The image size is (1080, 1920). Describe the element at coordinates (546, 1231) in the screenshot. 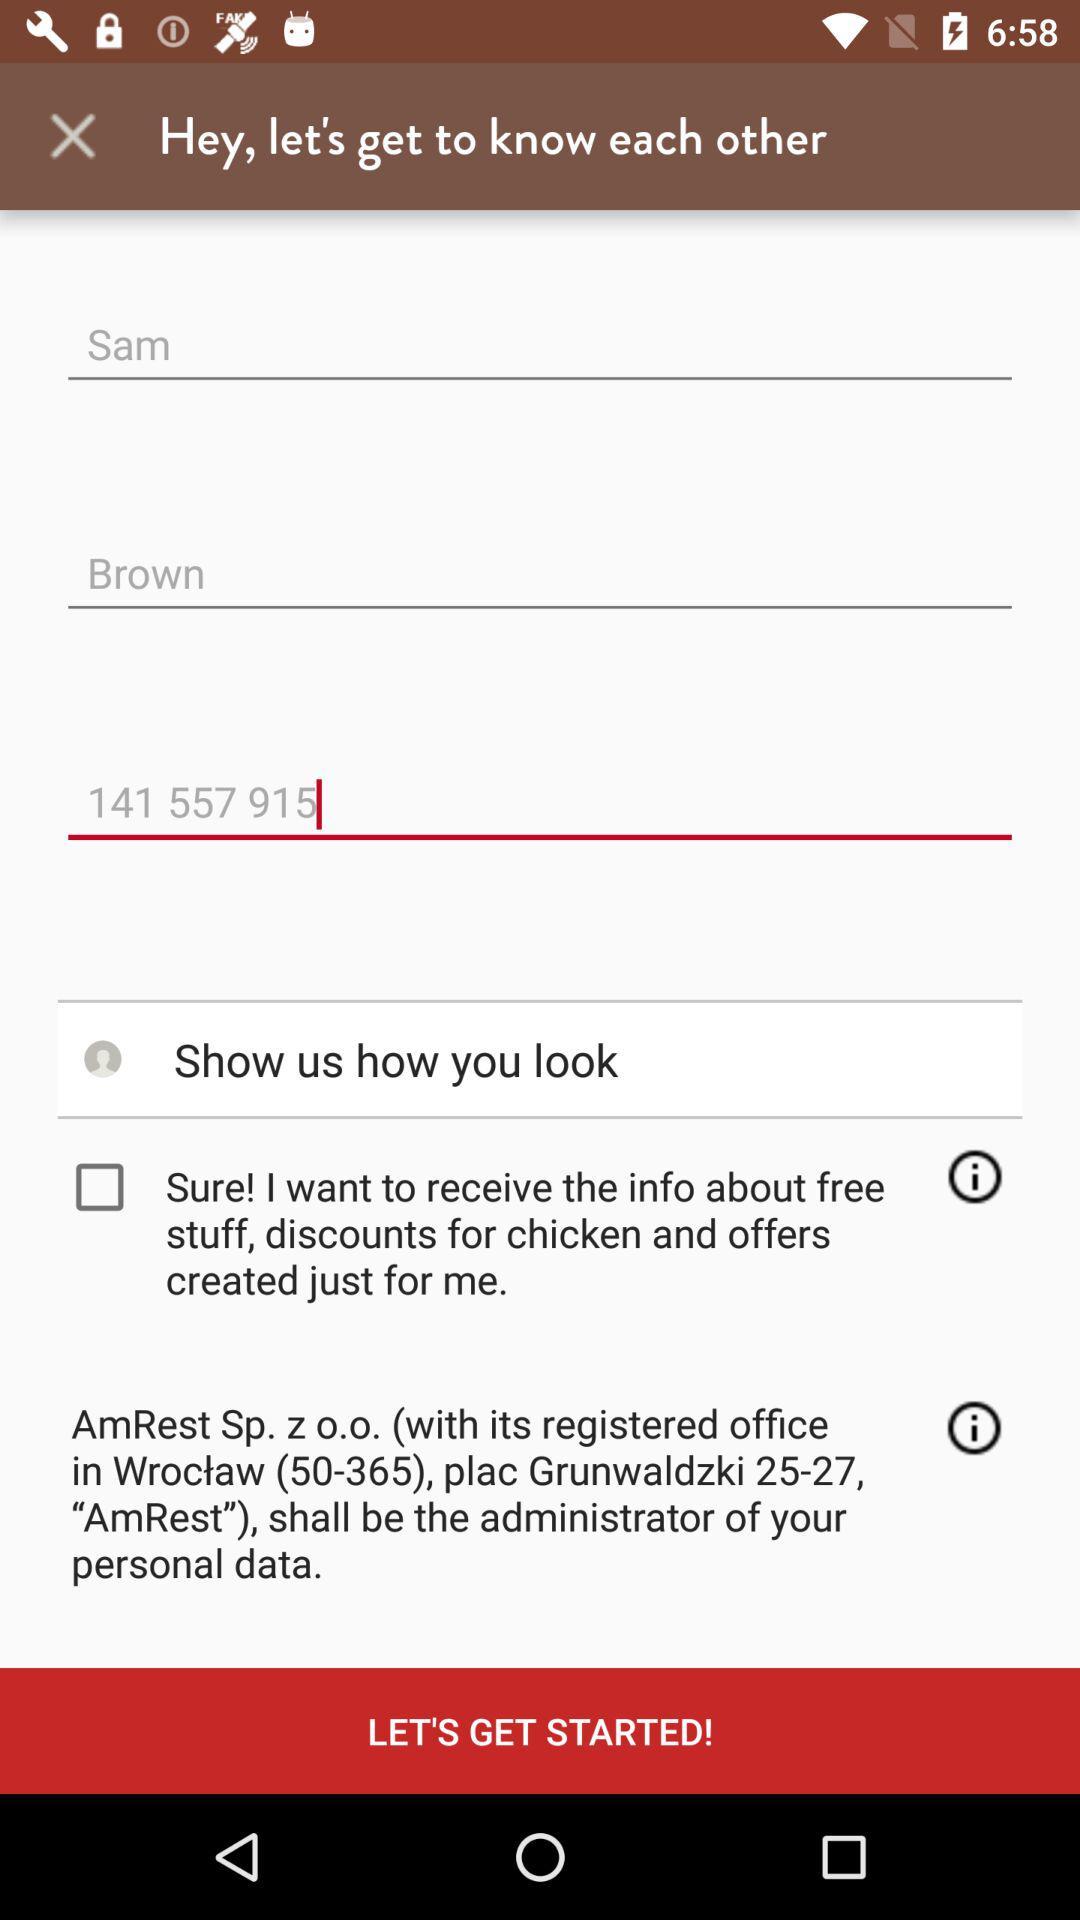

I see `the item above the amrest sp z icon` at that location.